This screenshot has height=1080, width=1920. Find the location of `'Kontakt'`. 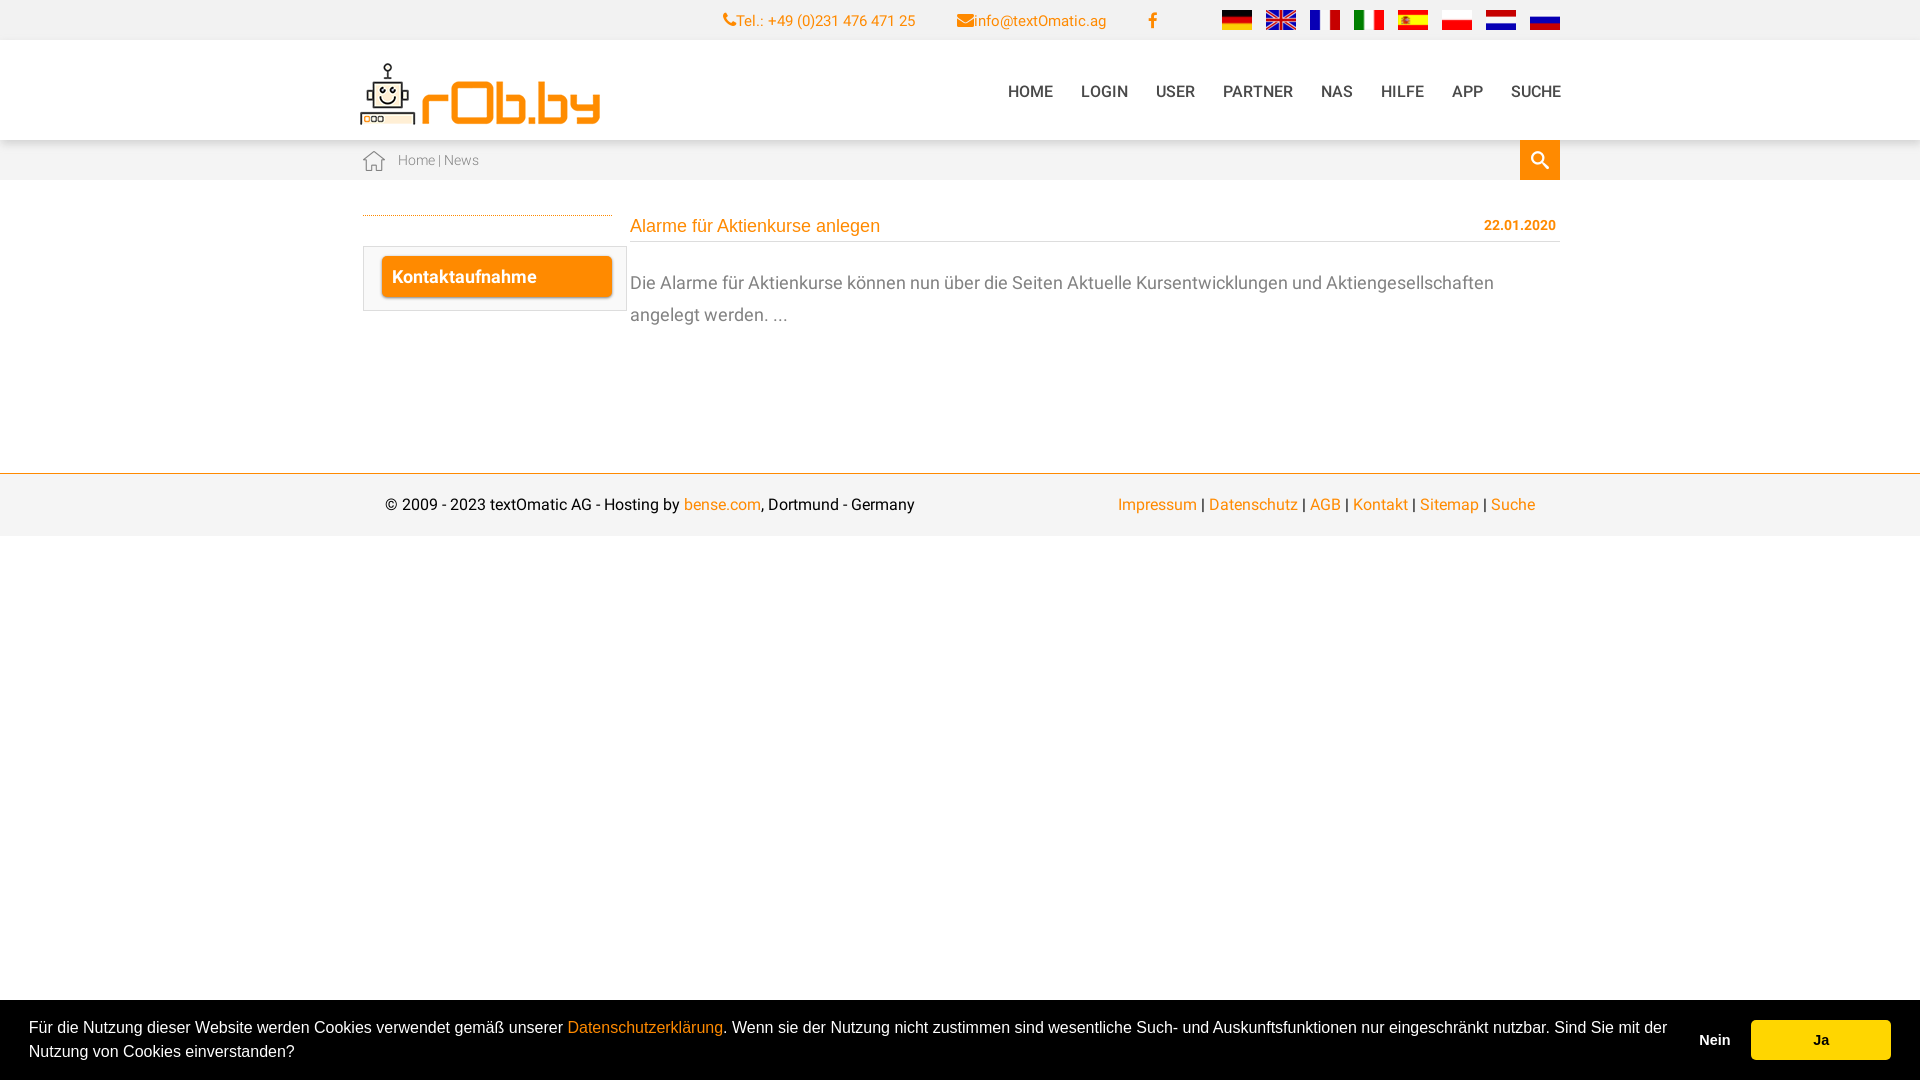

'Kontakt' is located at coordinates (1353, 503).